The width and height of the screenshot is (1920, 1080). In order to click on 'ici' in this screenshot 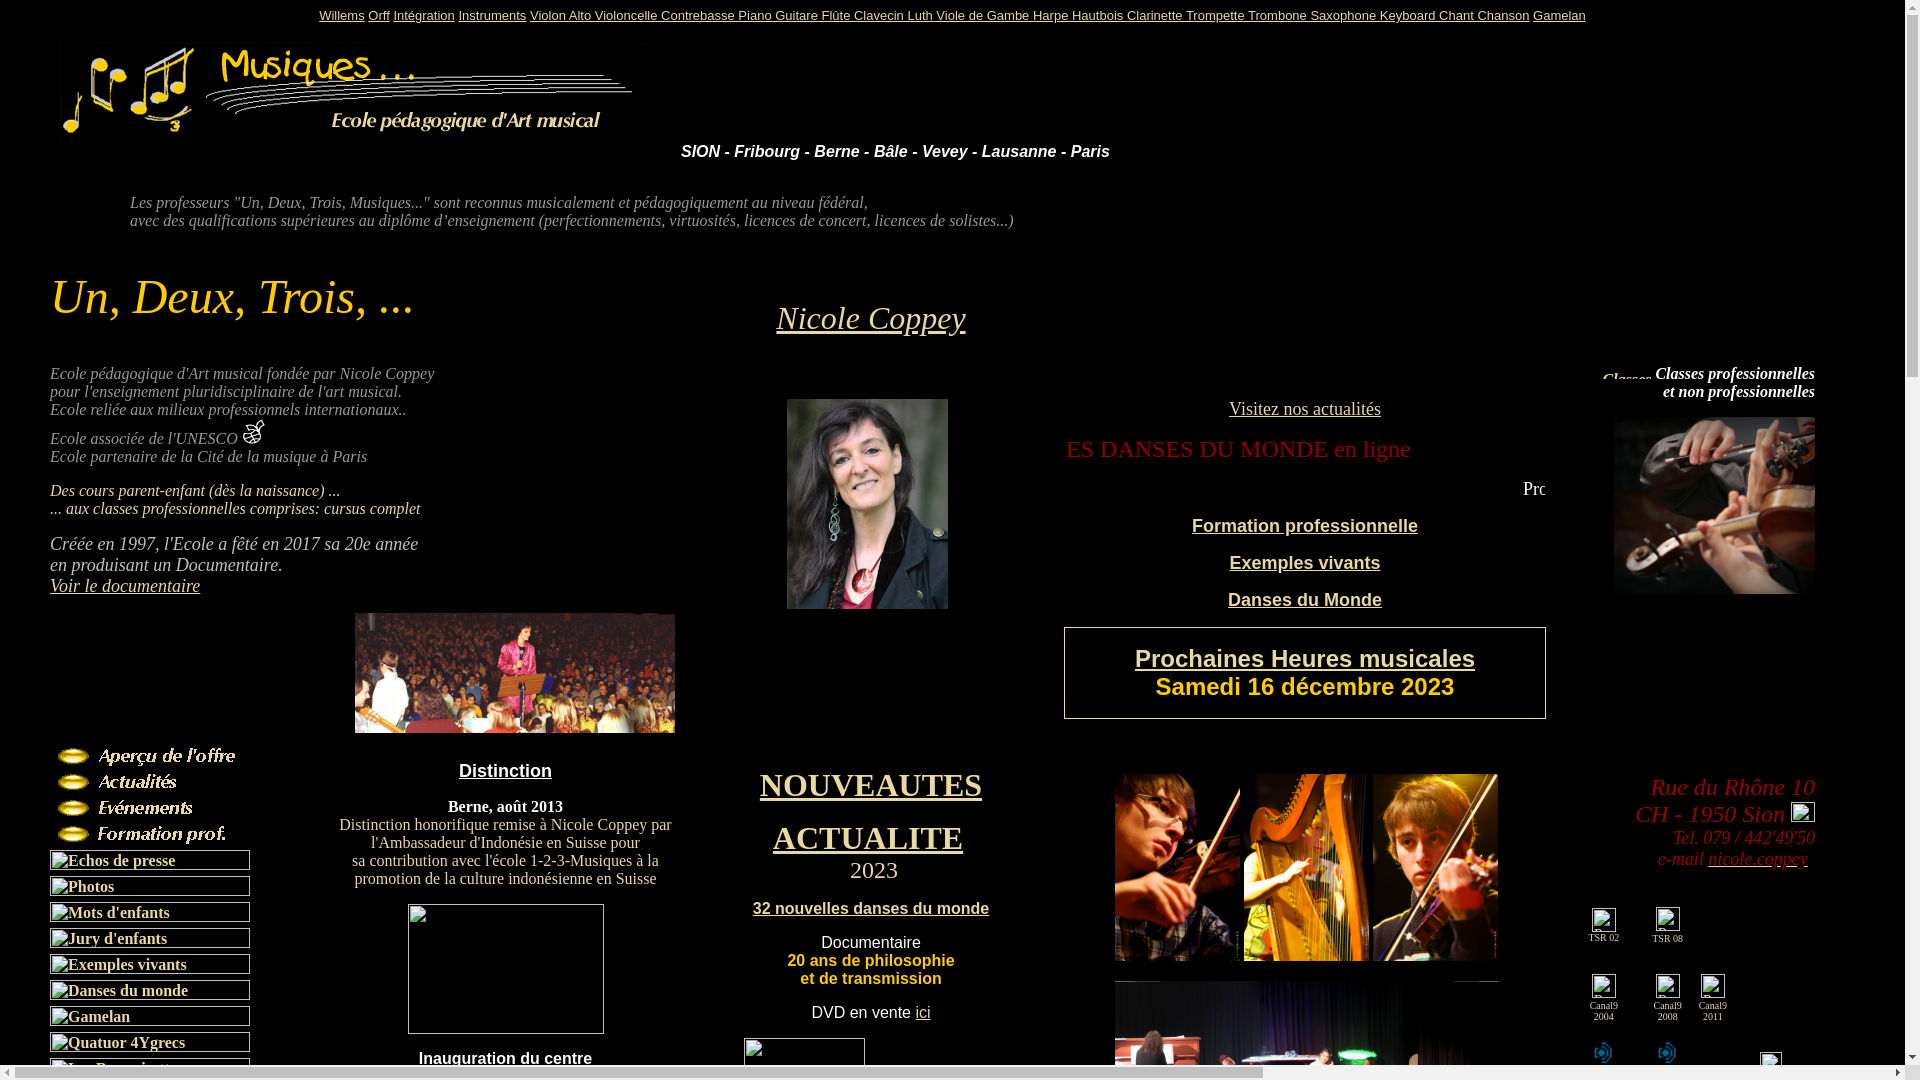, I will do `click(914, 1012)`.